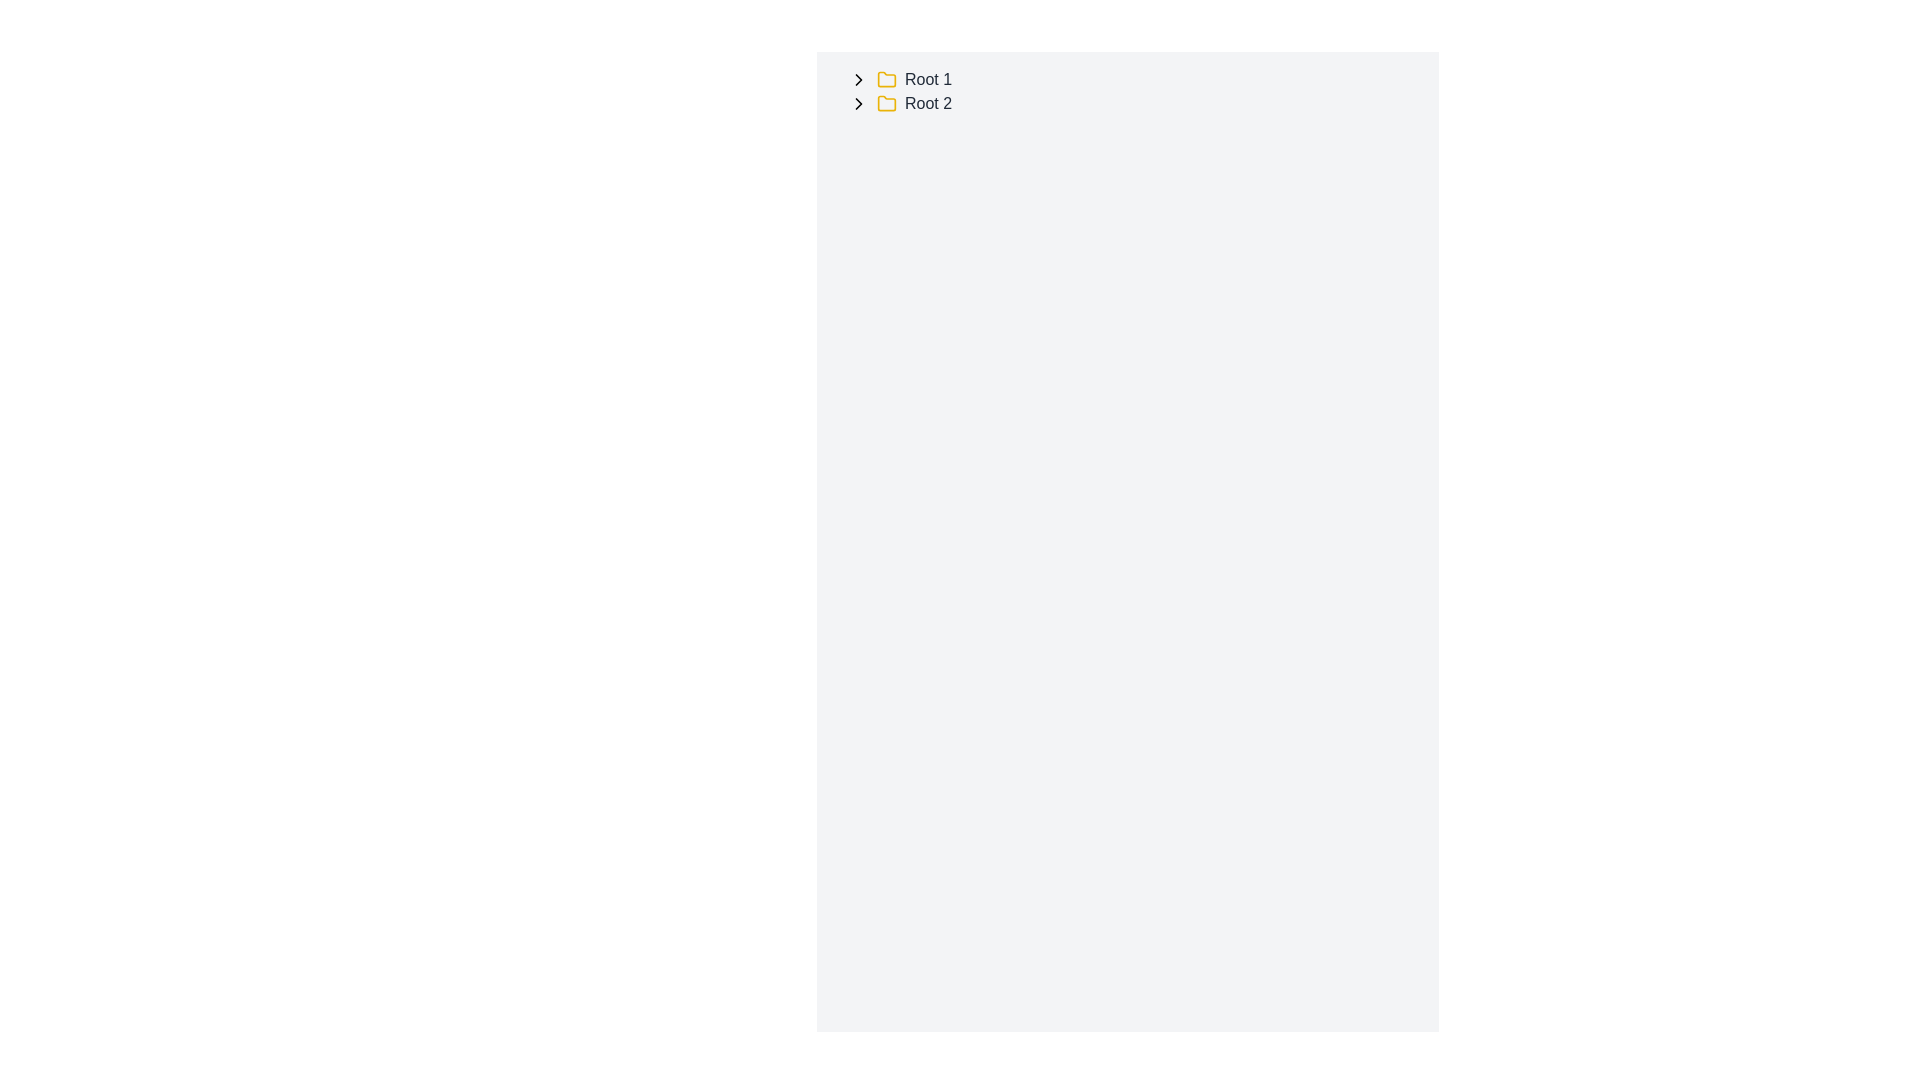 This screenshot has height=1080, width=1920. Describe the element at coordinates (927, 79) in the screenshot. I see `the Text label that describes the first folder item in the hierarchical structure, located to the right of the yellow folder icon and after the chevron icon in the vertical list` at that location.